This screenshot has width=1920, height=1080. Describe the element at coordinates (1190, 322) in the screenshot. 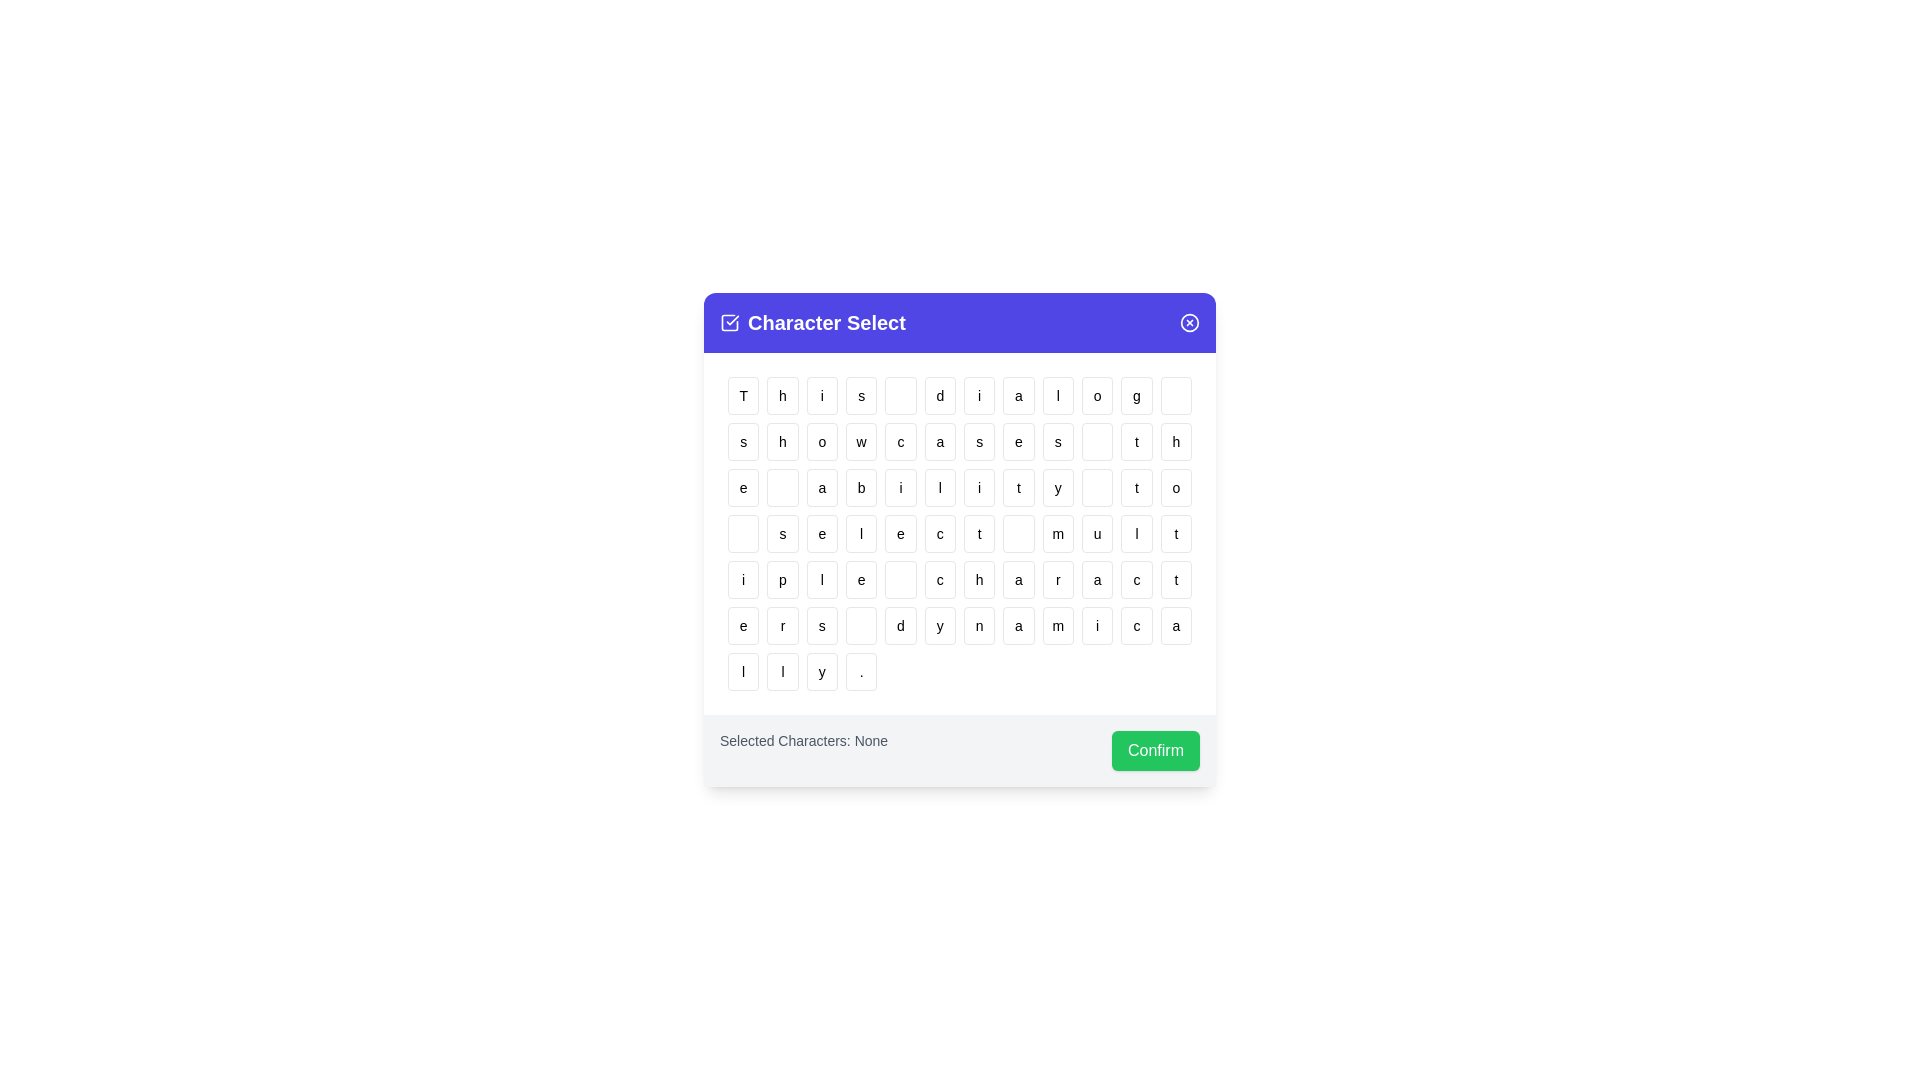

I see `the close button to close the dialog` at that location.